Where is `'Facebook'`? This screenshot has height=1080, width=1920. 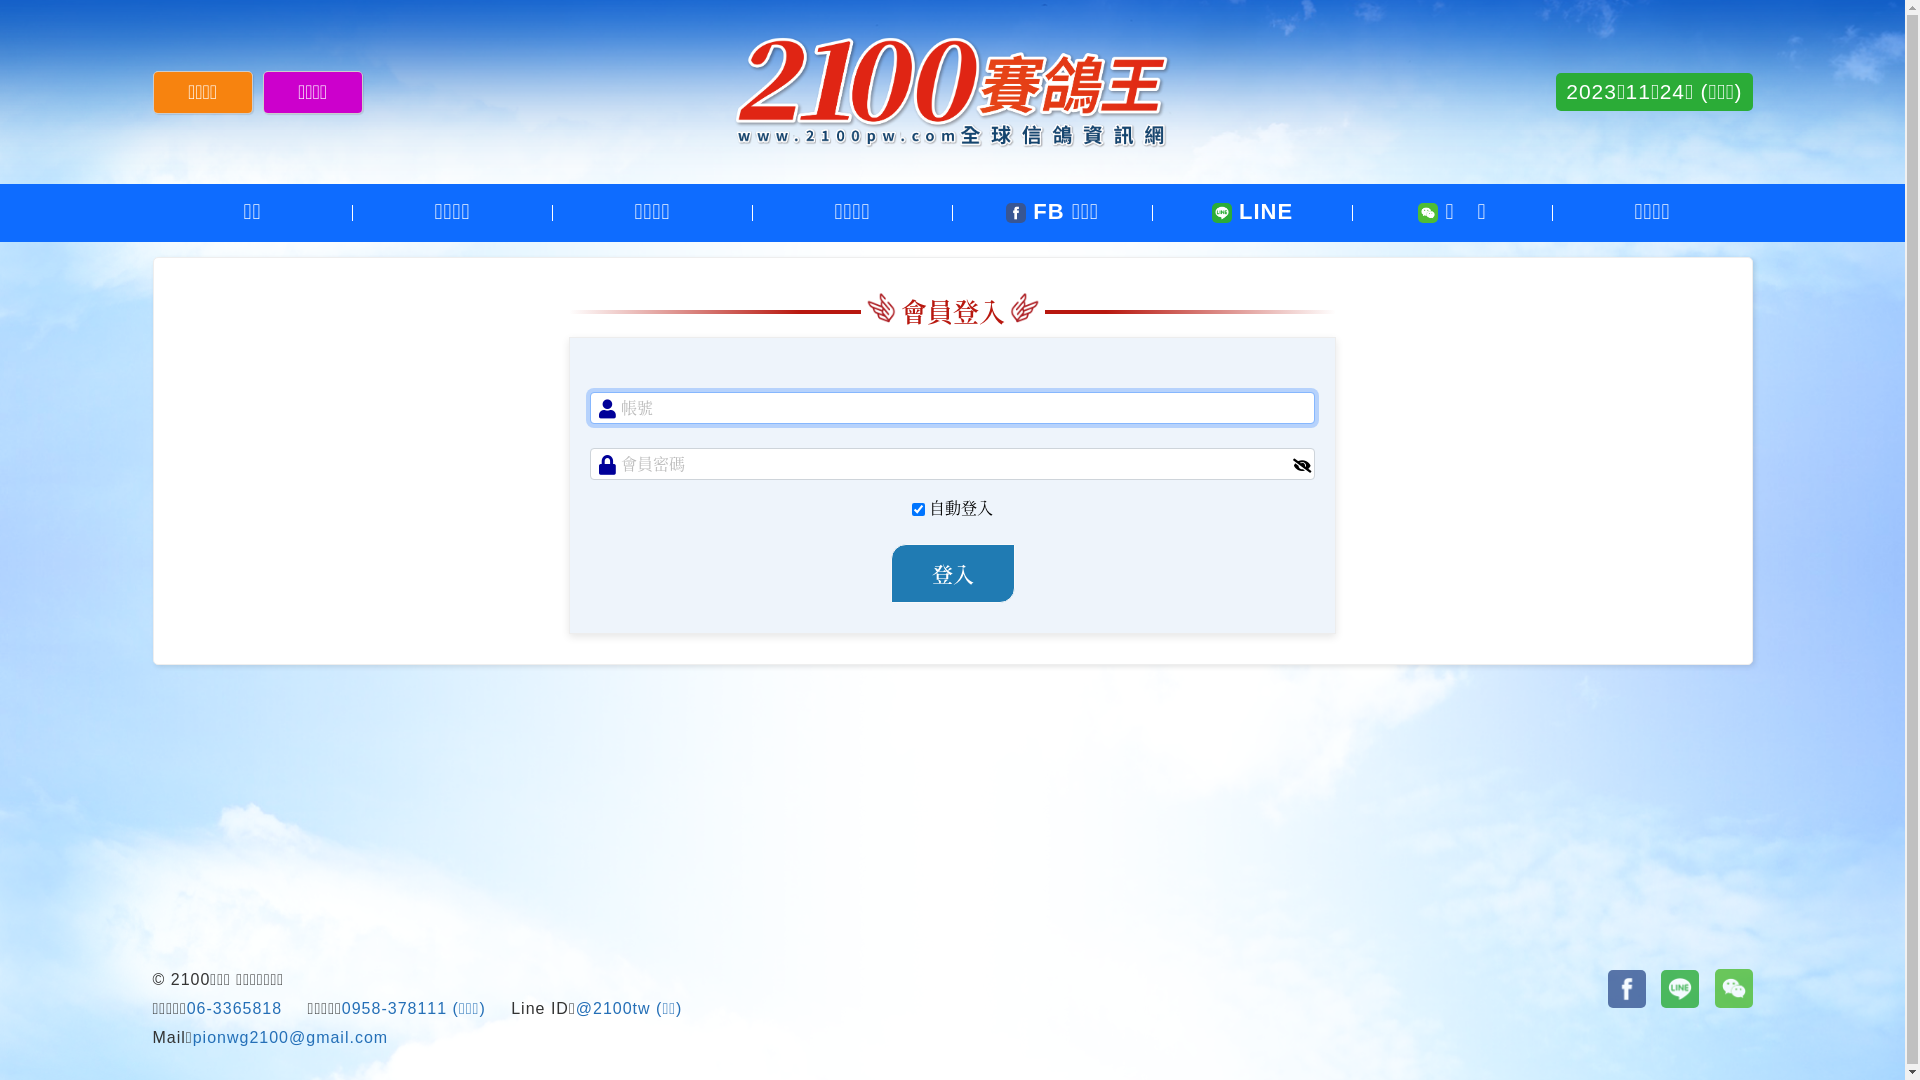
'Facebook' is located at coordinates (1627, 987).